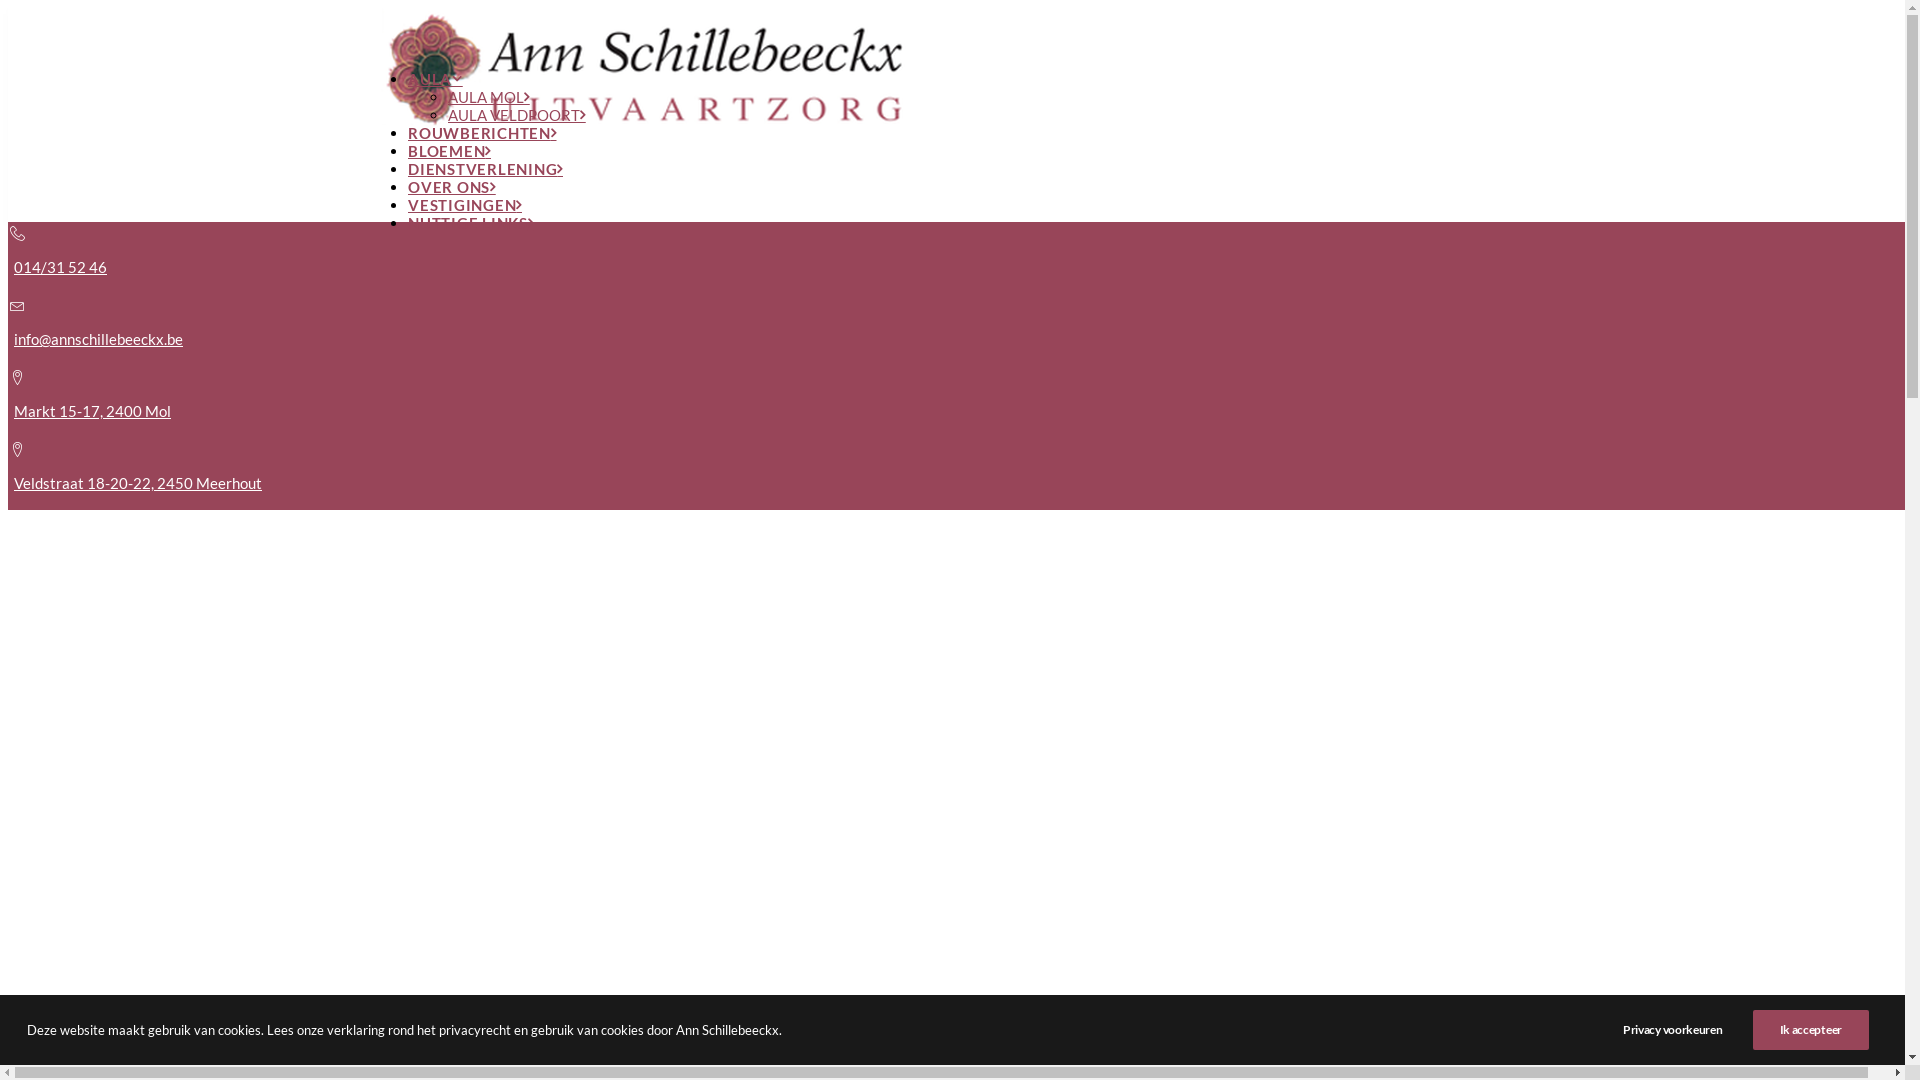 The image size is (1920, 1080). What do you see at coordinates (464, 204) in the screenshot?
I see `'VESTIGINGEN'` at bounding box center [464, 204].